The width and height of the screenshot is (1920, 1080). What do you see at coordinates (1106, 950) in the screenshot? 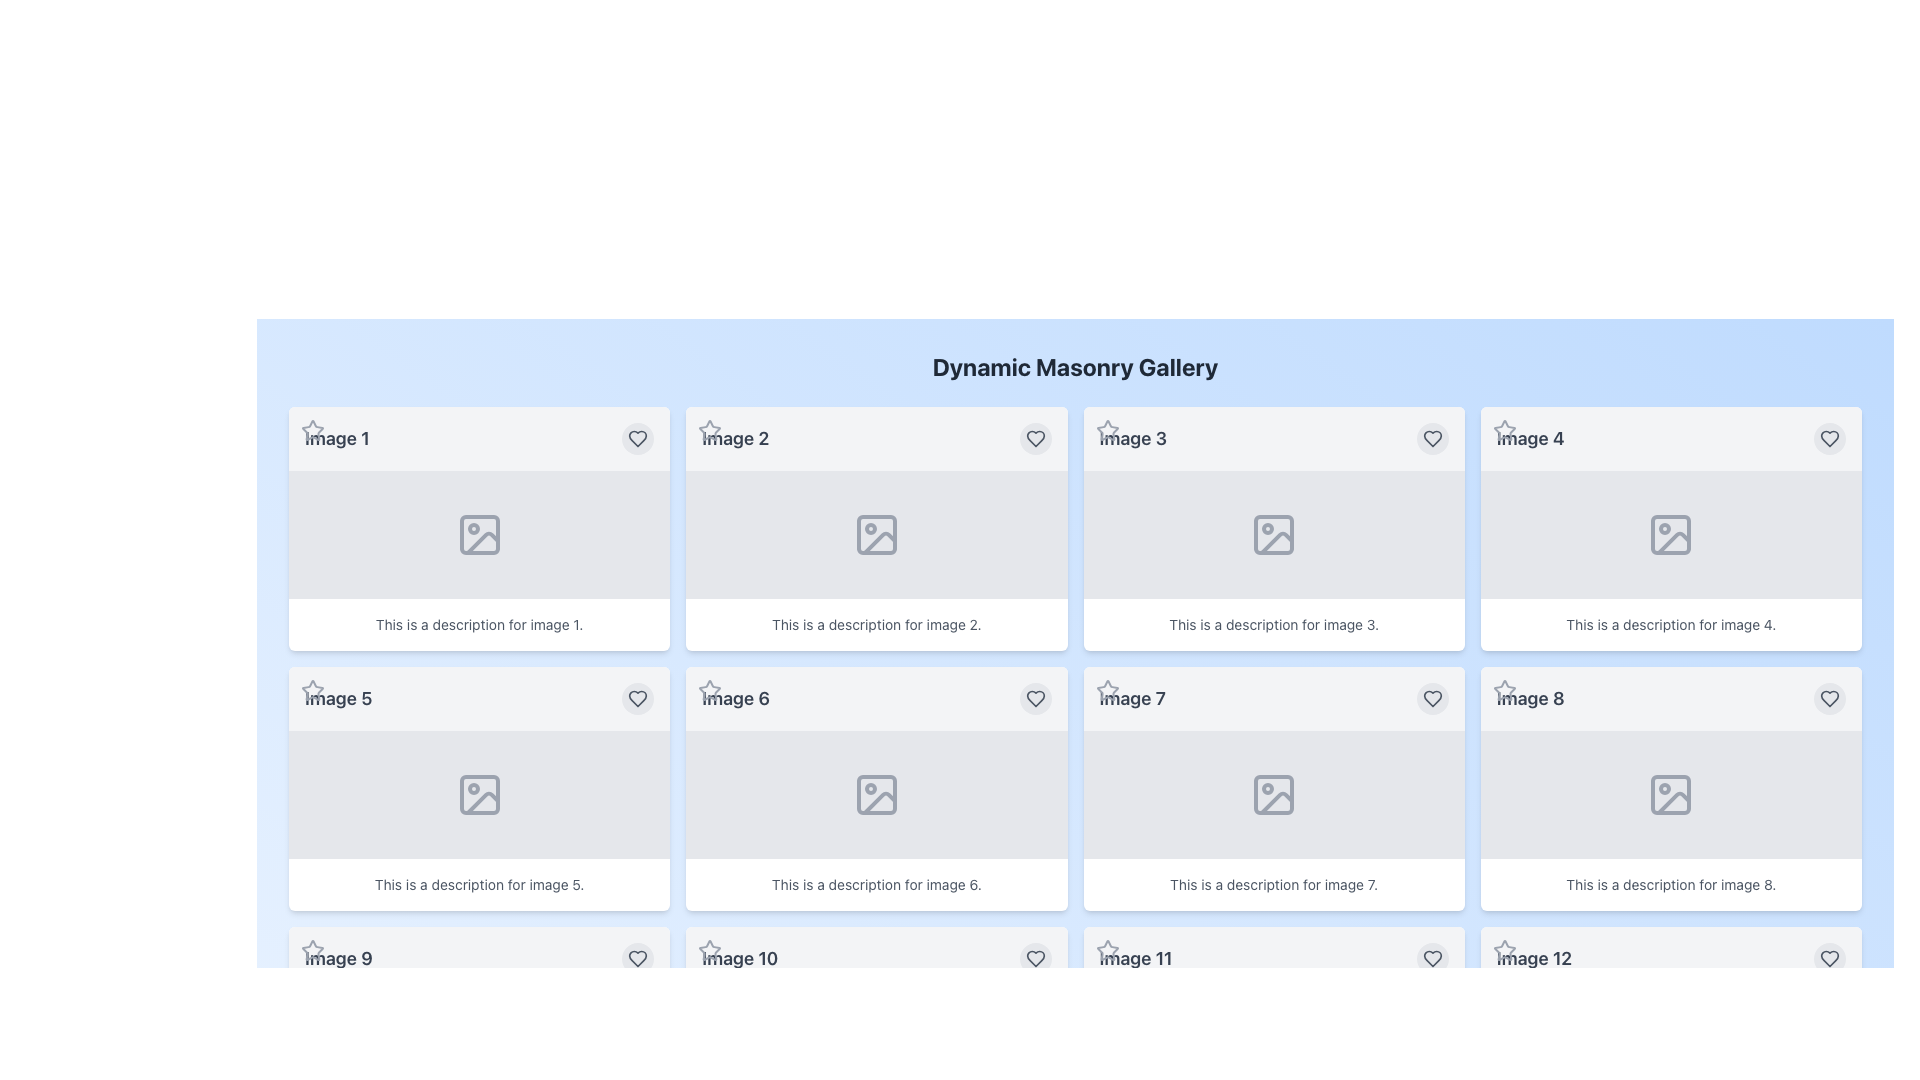
I see `the Icon Button with a star icon located in the upper-left corner of the card titled 'Image 11'` at bounding box center [1106, 950].